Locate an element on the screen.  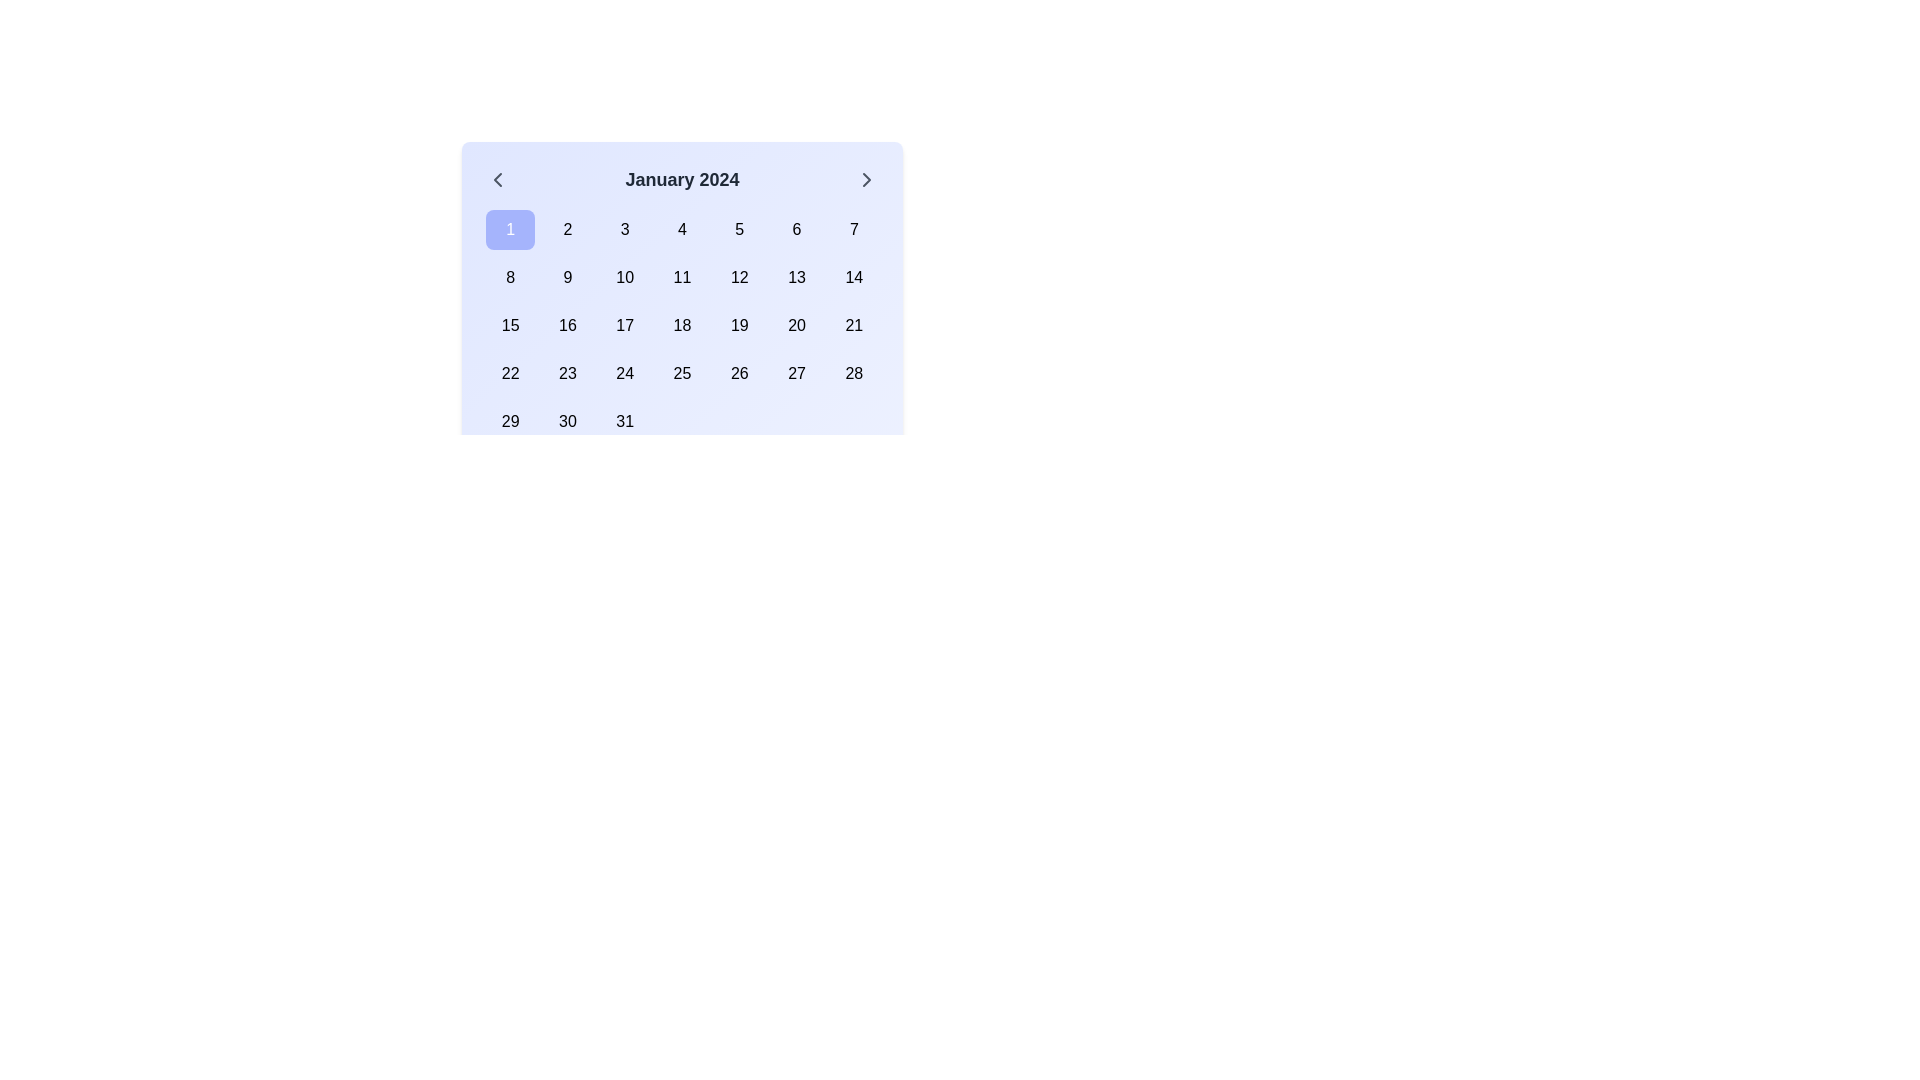
the text-based button displaying the number '24' in the calendar grid is located at coordinates (623, 374).